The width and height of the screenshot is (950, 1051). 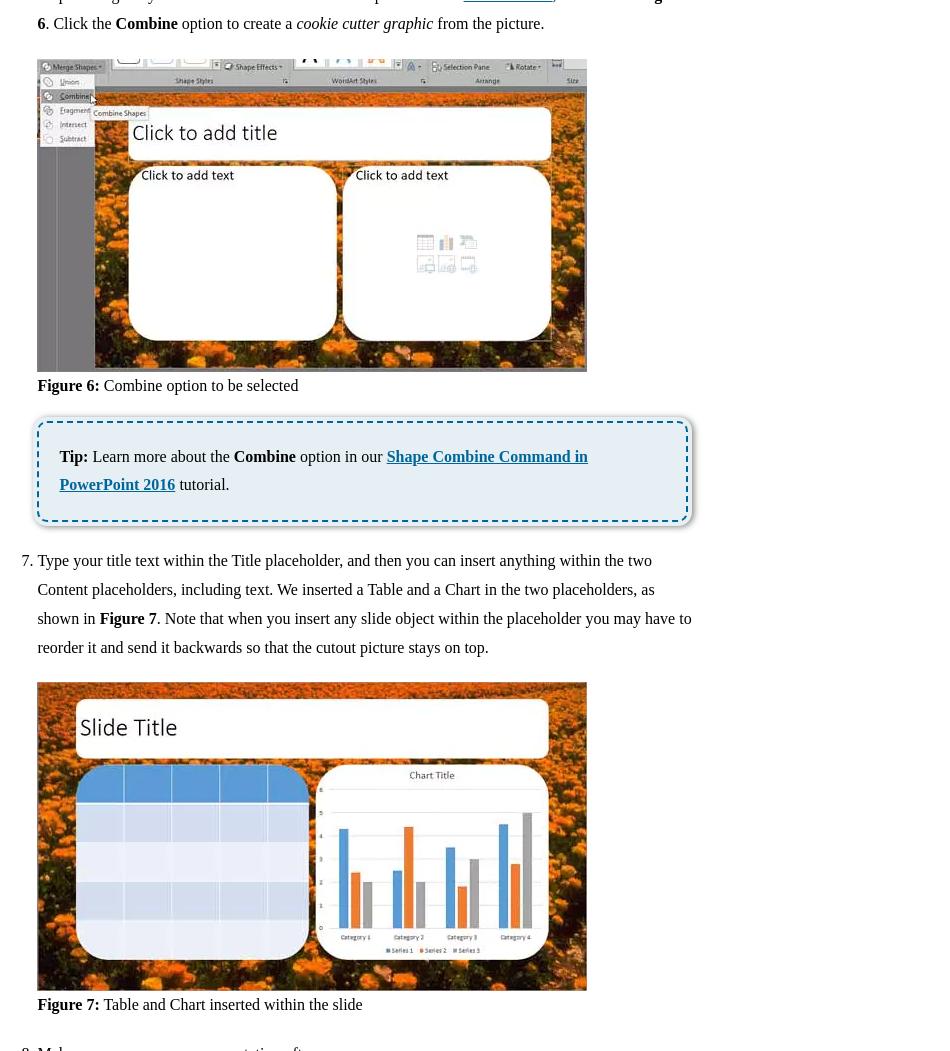 What do you see at coordinates (363, 23) in the screenshot?
I see `'cookie cutter graphic'` at bounding box center [363, 23].